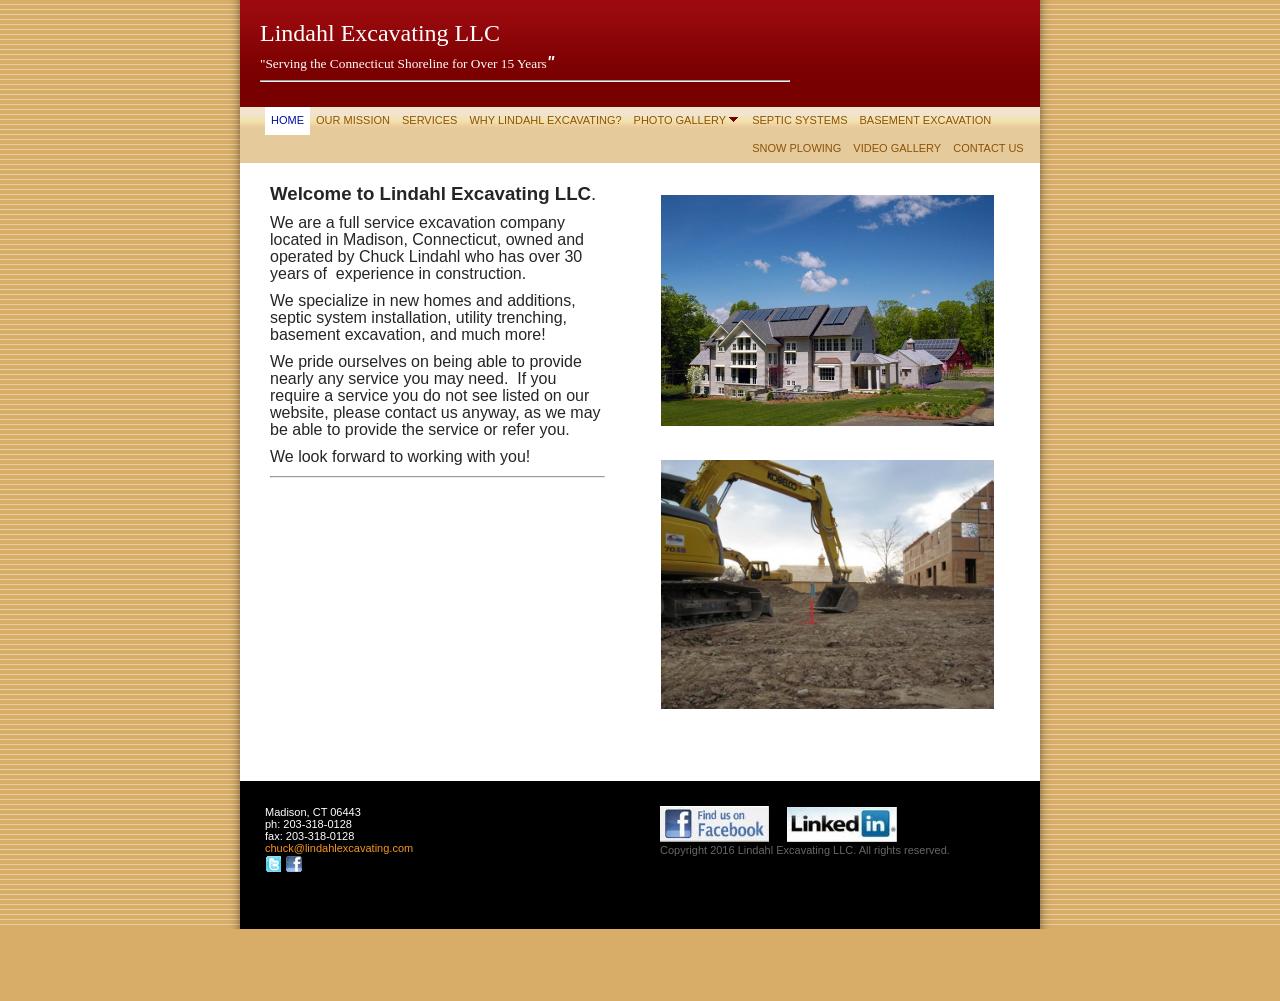  I want to click on 'Contact Us', so click(951, 148).